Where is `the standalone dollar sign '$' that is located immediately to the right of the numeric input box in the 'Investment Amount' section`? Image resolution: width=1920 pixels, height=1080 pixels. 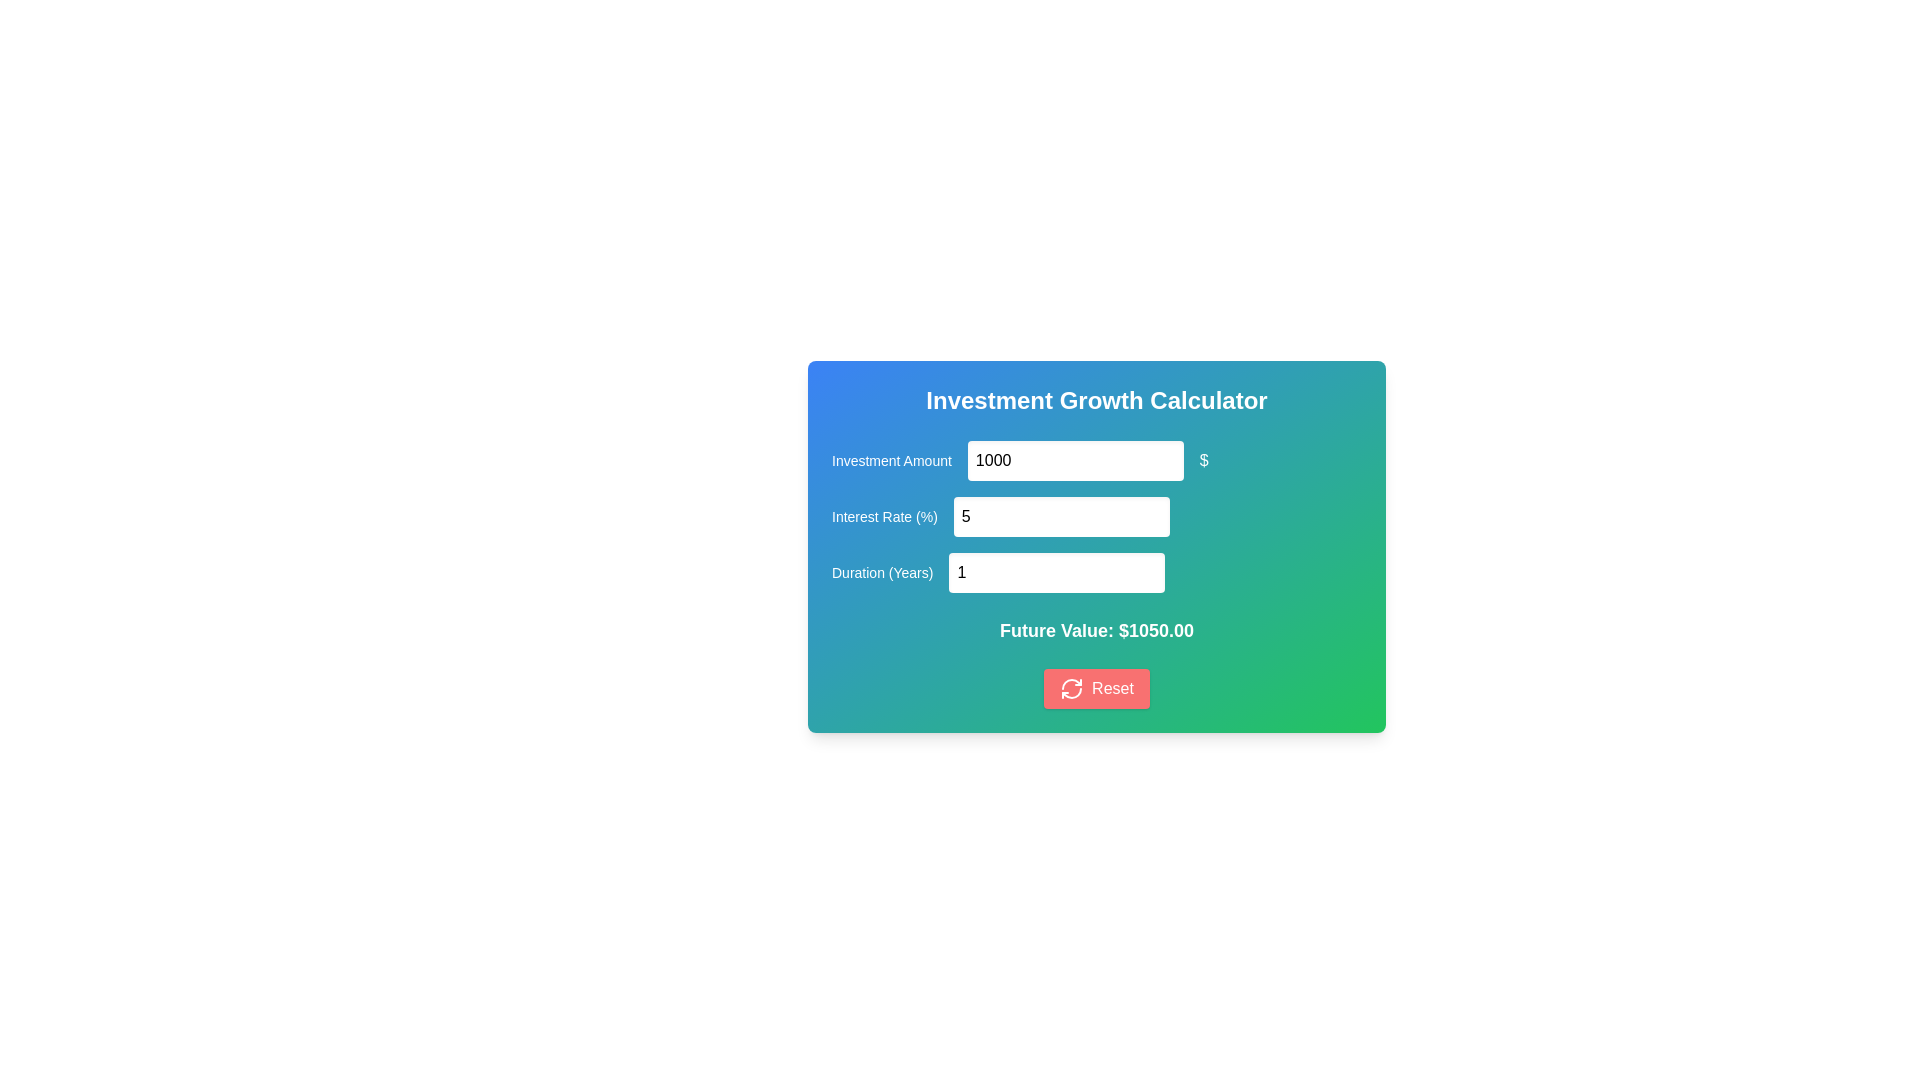 the standalone dollar sign '$' that is located immediately to the right of the numeric input box in the 'Investment Amount' section is located at coordinates (1203, 461).